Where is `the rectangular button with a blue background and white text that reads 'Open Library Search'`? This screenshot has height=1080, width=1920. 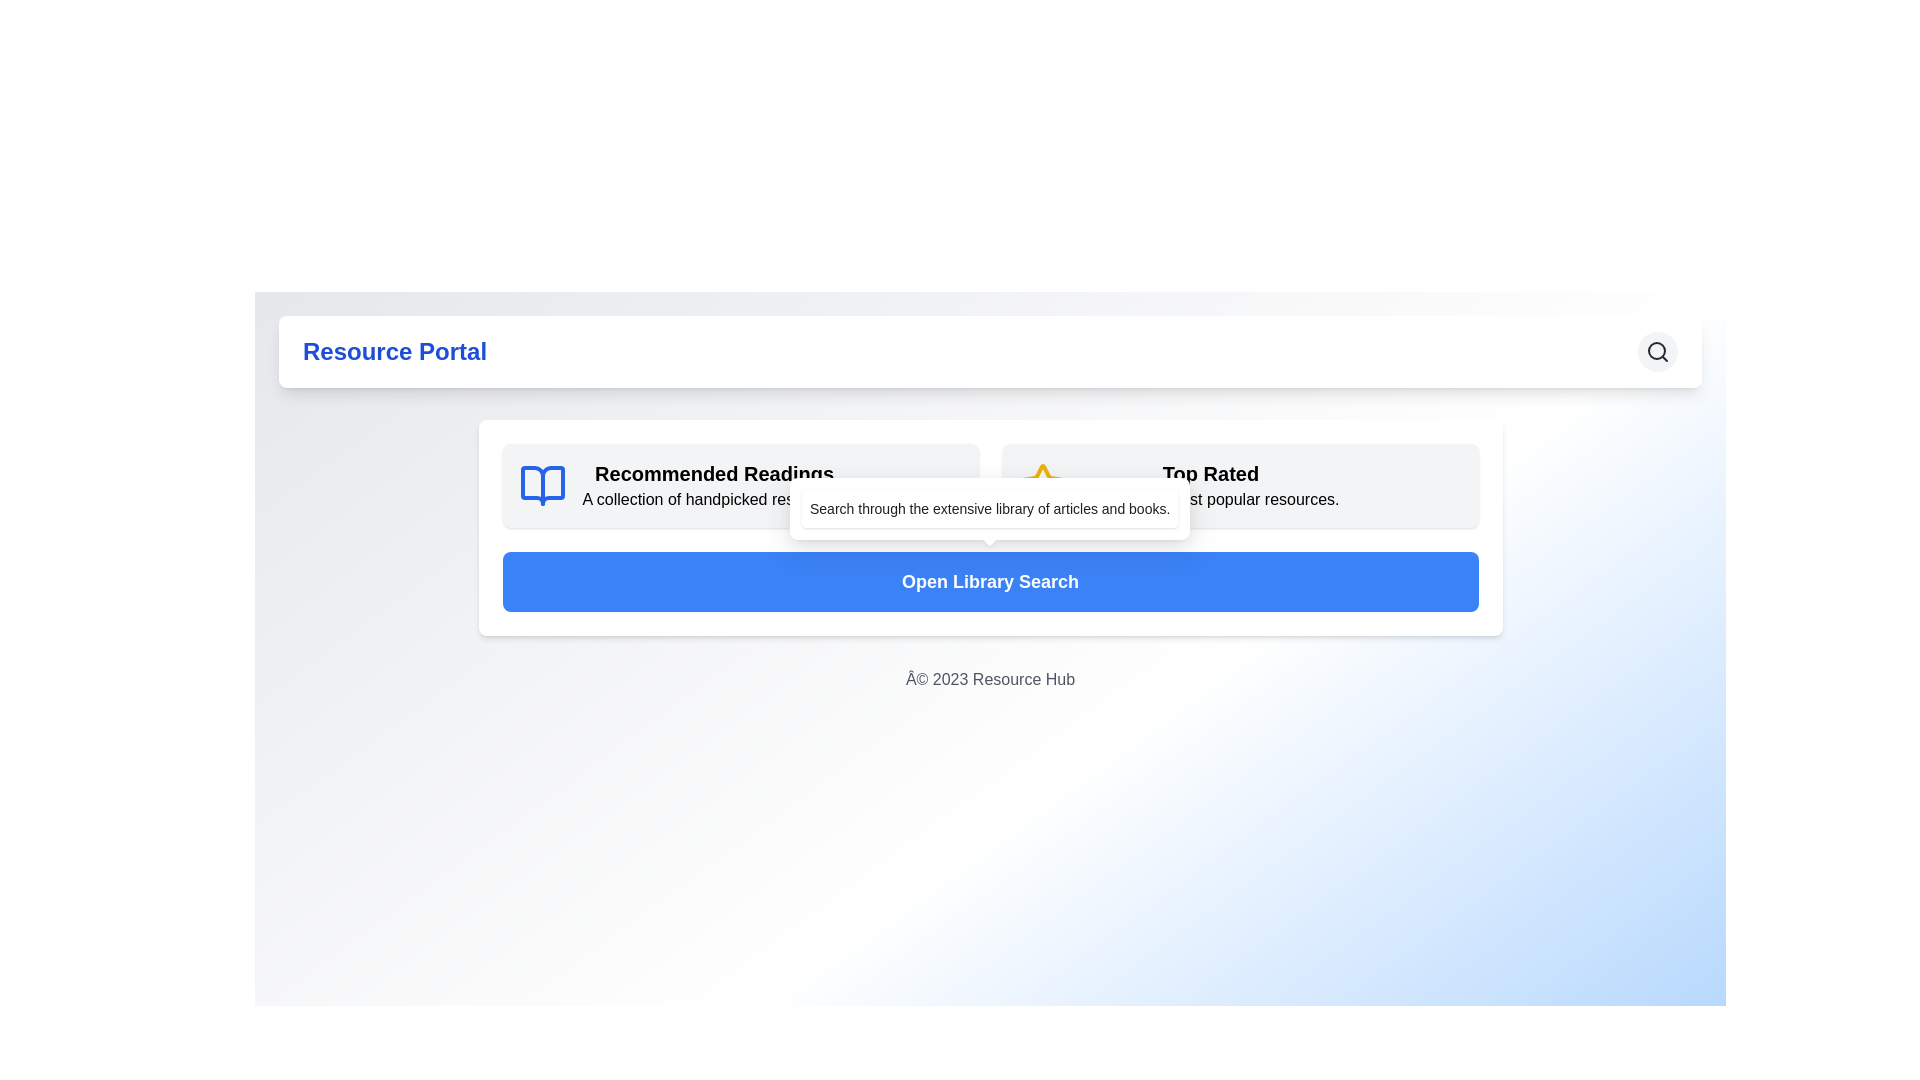
the rectangular button with a blue background and white text that reads 'Open Library Search' is located at coordinates (990, 582).